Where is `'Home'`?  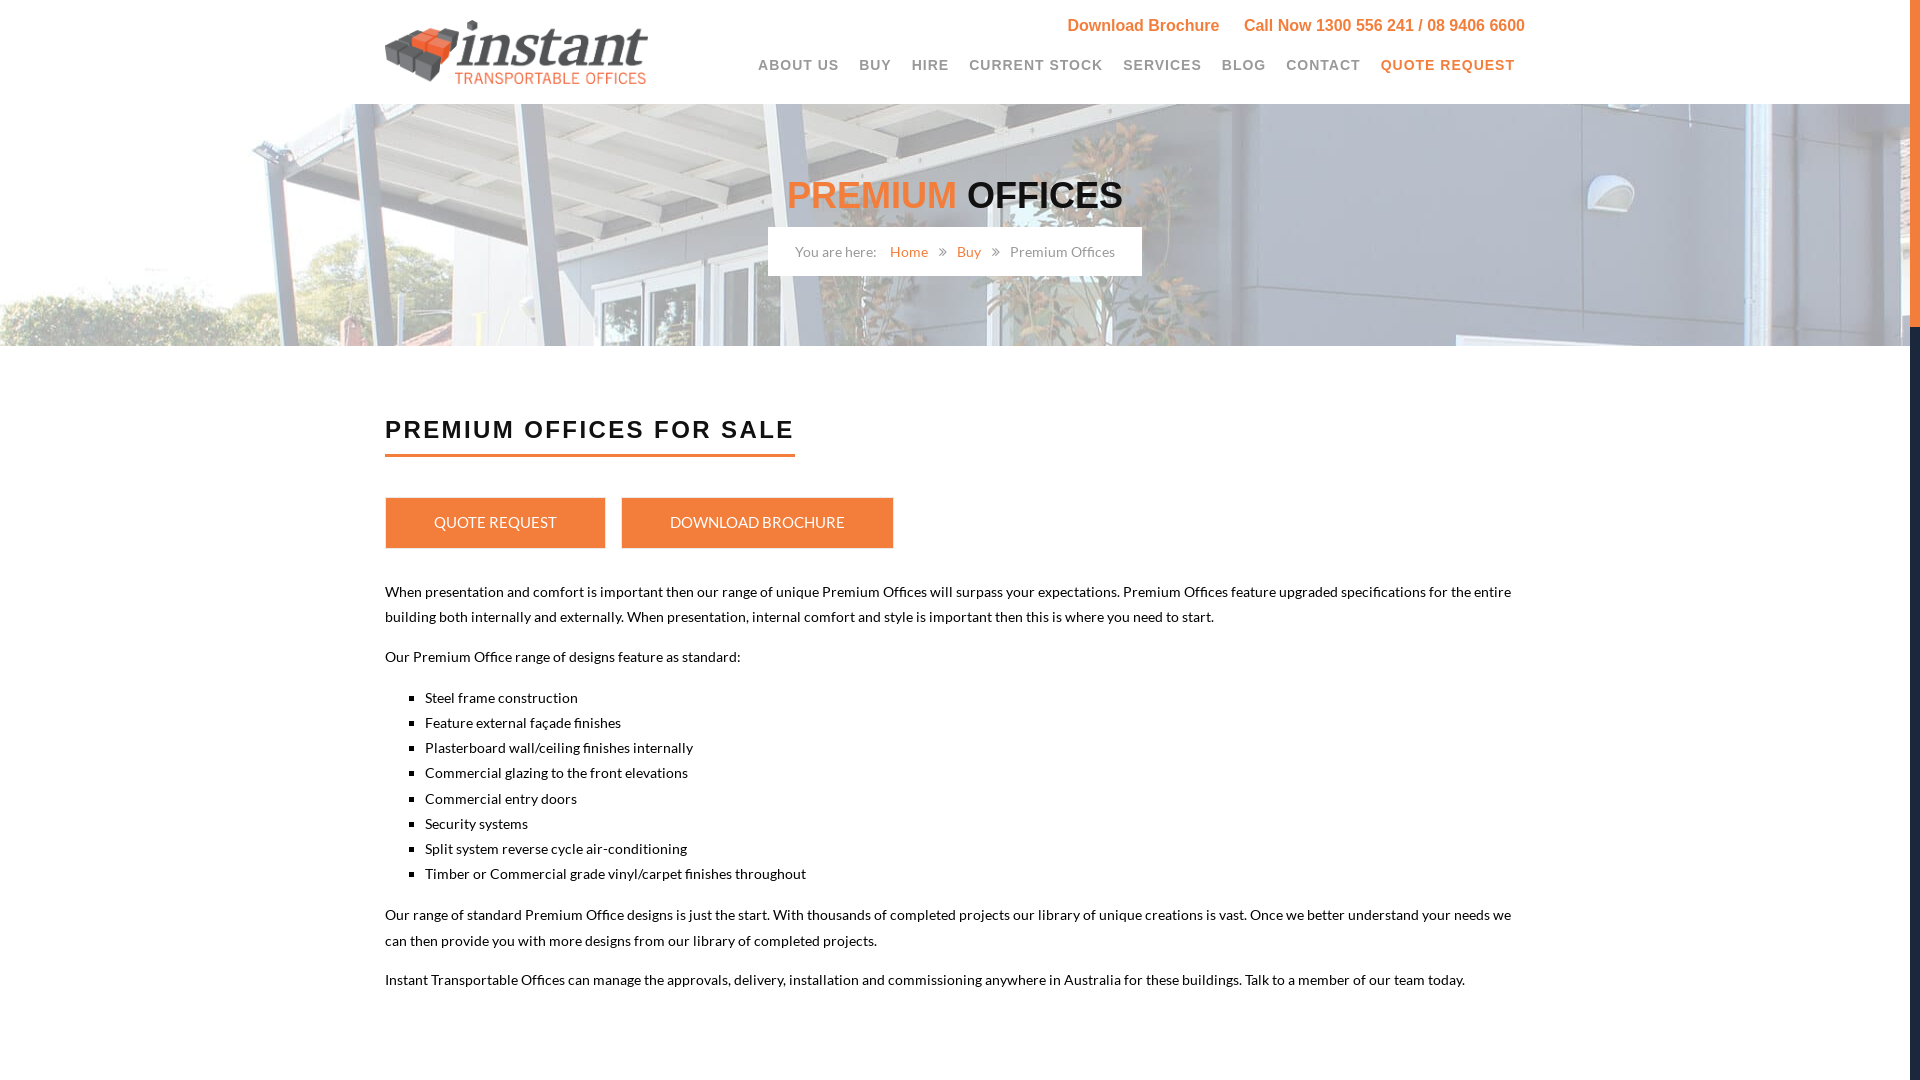 'Home' is located at coordinates (907, 250).